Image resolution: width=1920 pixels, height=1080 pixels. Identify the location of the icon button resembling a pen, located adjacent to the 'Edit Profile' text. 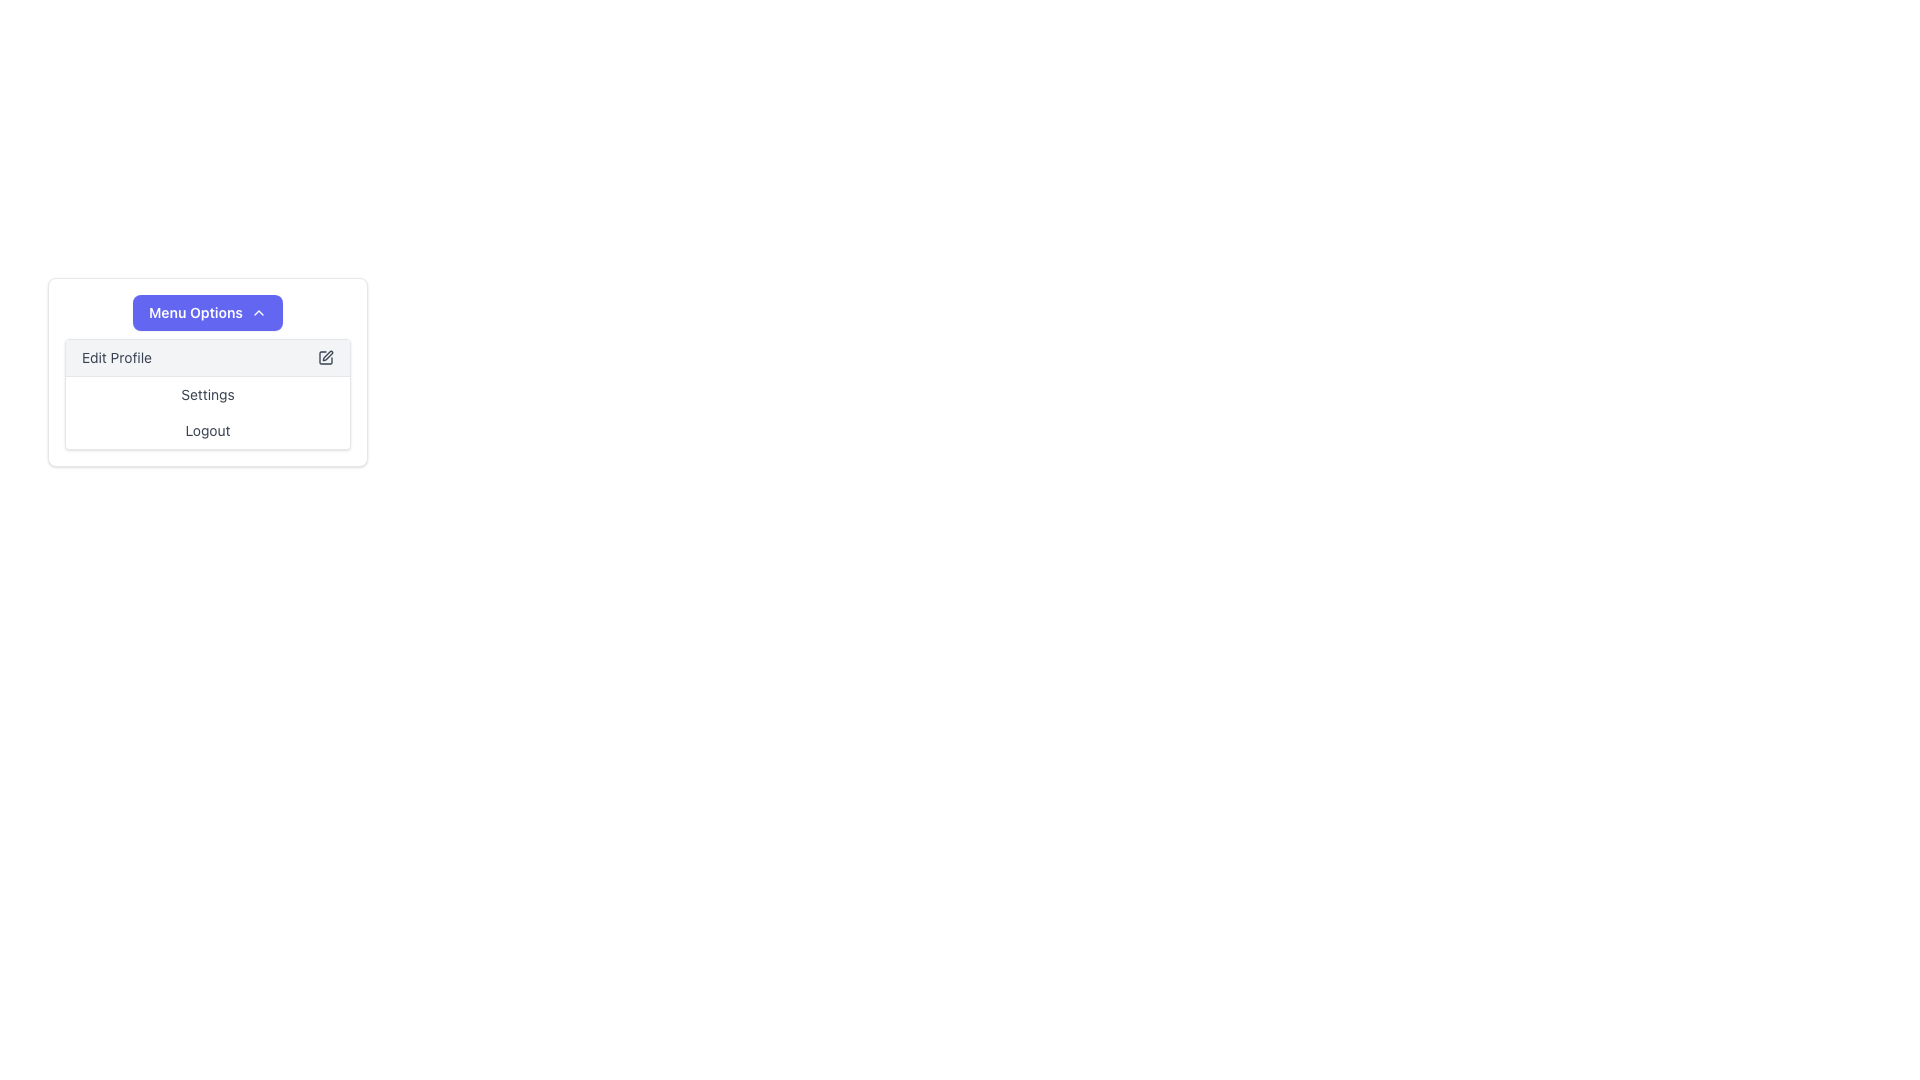
(326, 357).